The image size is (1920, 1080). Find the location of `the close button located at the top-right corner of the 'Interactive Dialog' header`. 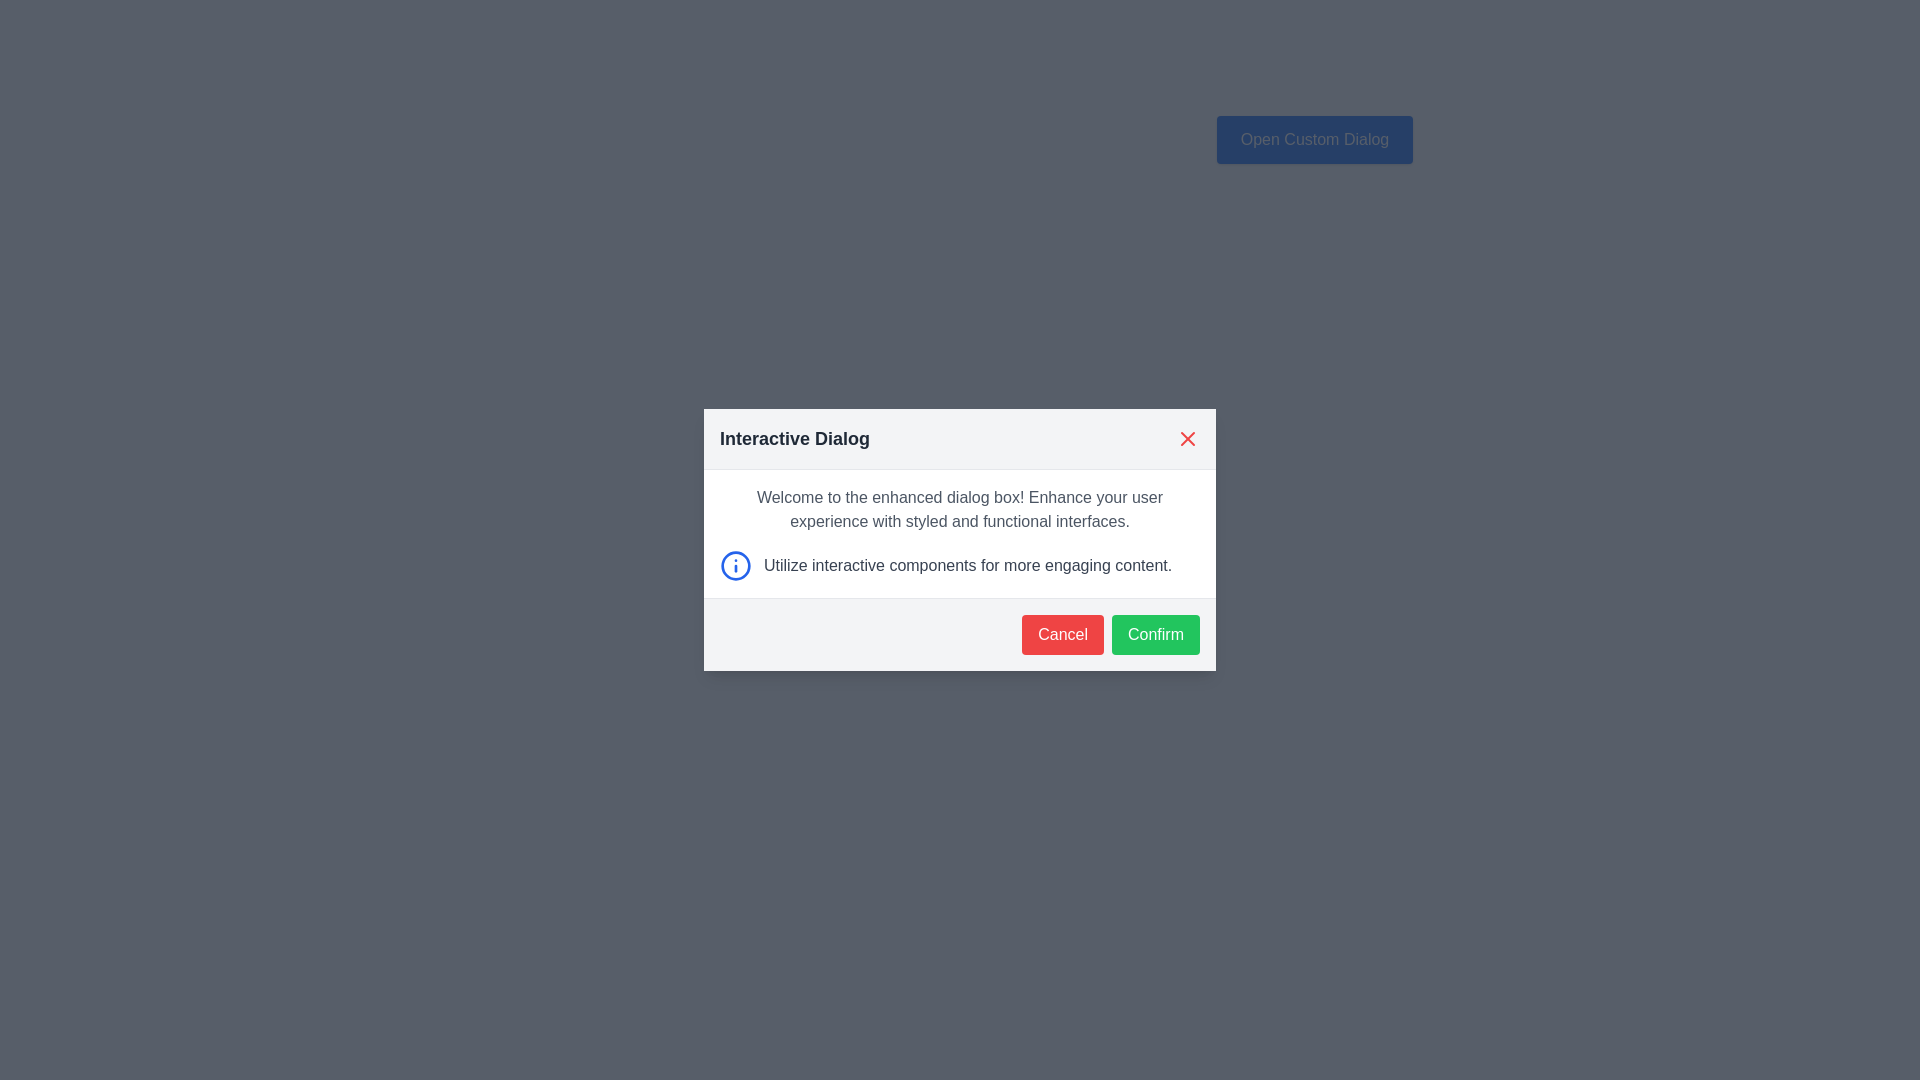

the close button located at the top-right corner of the 'Interactive Dialog' header is located at coordinates (1188, 438).